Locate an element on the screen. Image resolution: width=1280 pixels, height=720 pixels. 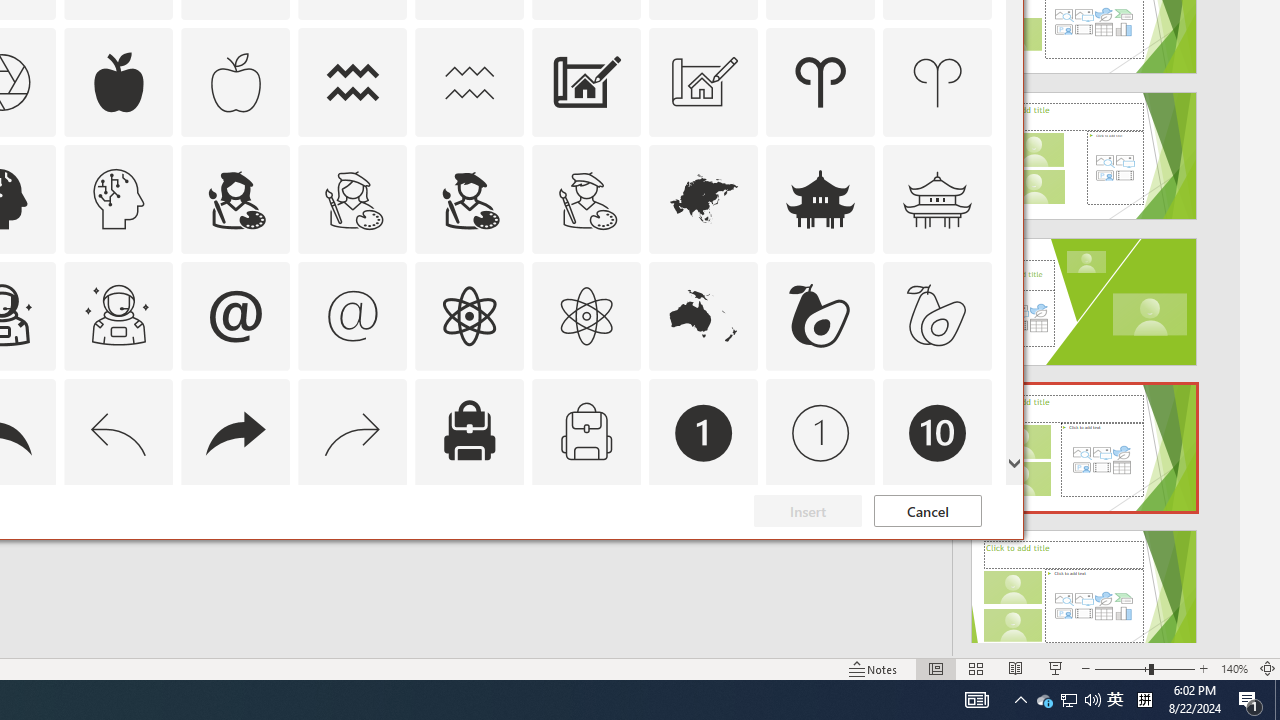
'AutomationID: Icons_Backpack_M' is located at coordinates (585, 431).